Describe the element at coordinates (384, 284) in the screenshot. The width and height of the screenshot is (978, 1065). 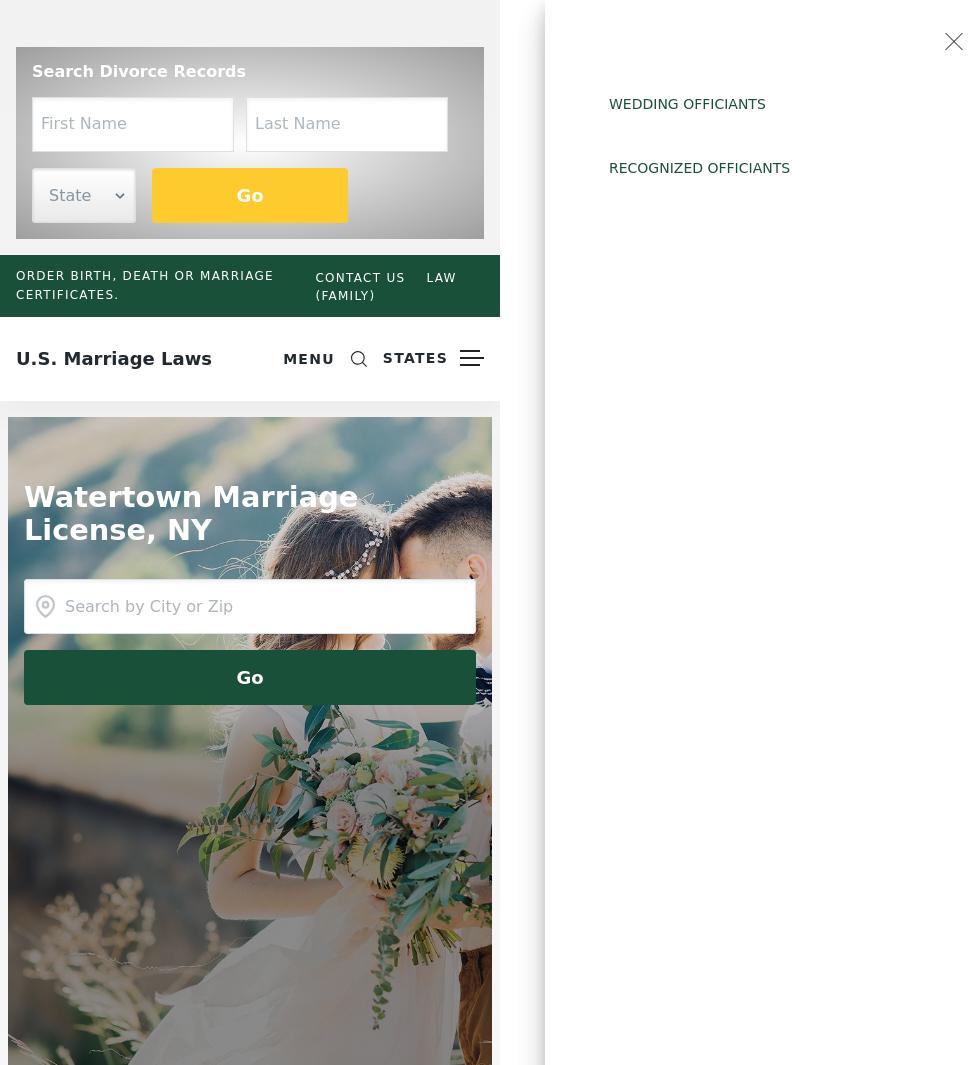
I see `'LAW (FAMILY)'` at that location.